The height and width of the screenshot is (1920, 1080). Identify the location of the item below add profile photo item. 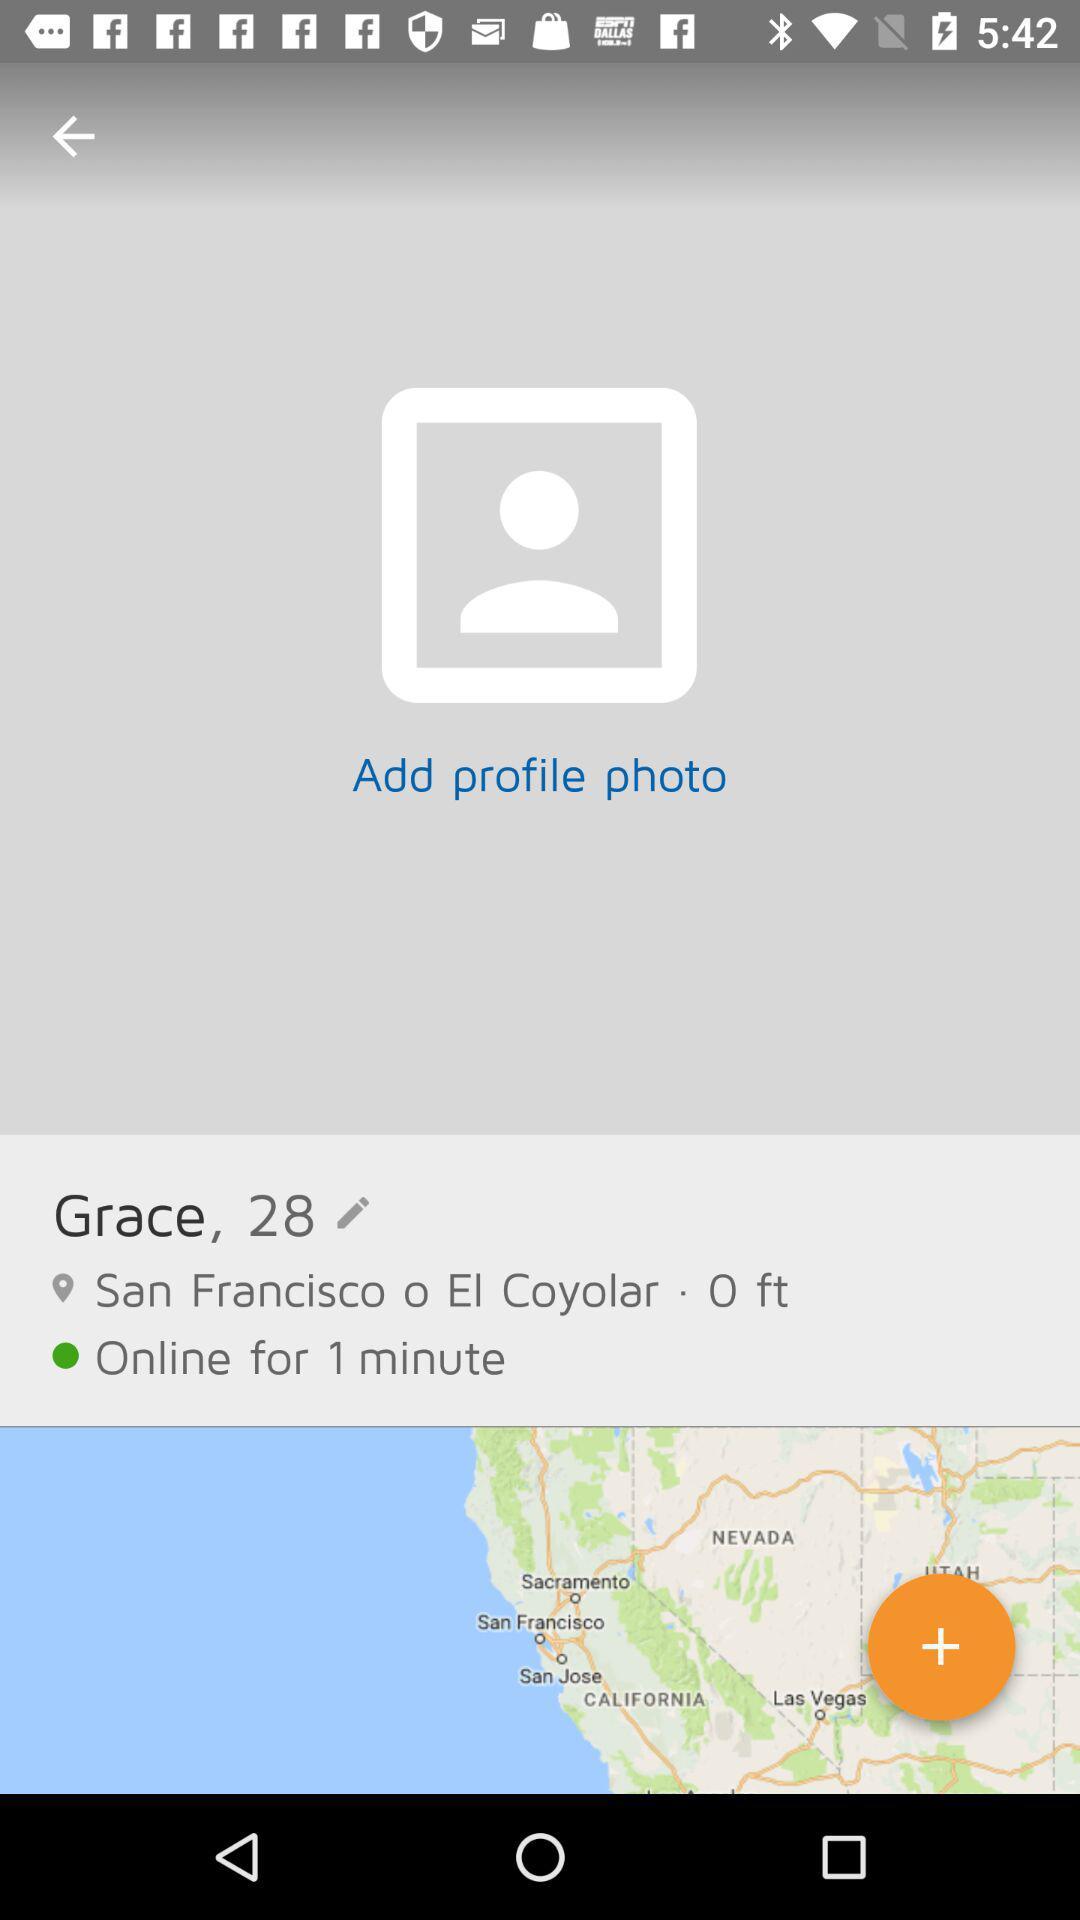
(288, 1212).